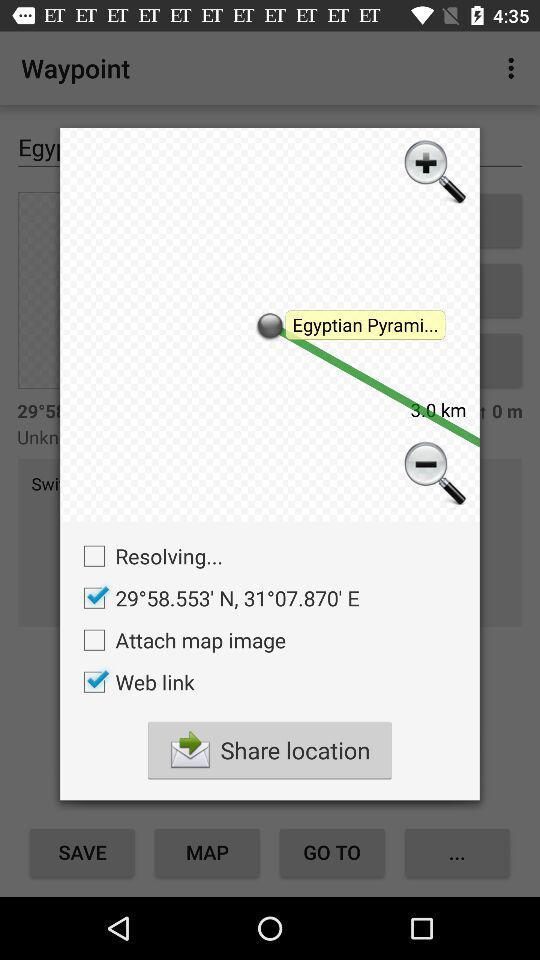  Describe the element at coordinates (179, 639) in the screenshot. I see `attach map image item` at that location.